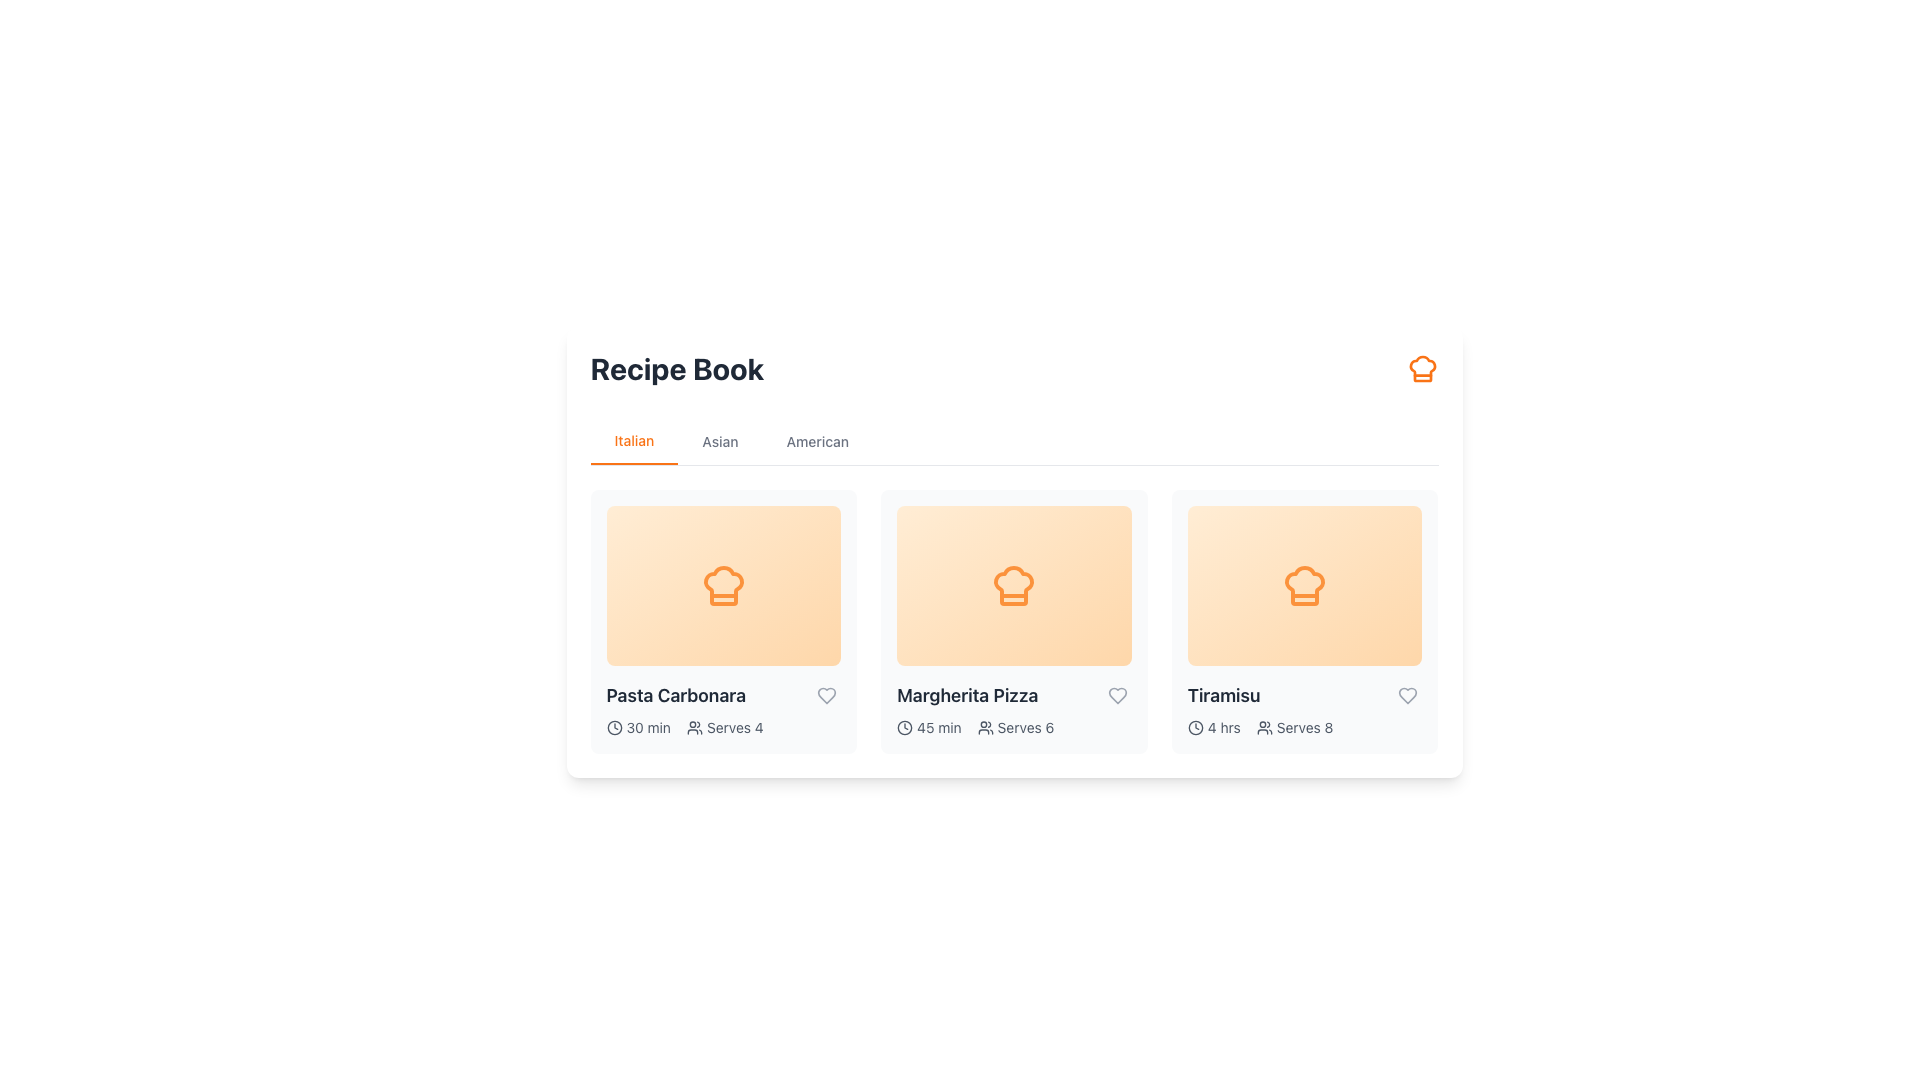 This screenshot has height=1080, width=1920. I want to click on the icon that visually represents the number of people a recipe serves, located in the top-left corner of the label reading 'Serves 4', so click(695, 728).